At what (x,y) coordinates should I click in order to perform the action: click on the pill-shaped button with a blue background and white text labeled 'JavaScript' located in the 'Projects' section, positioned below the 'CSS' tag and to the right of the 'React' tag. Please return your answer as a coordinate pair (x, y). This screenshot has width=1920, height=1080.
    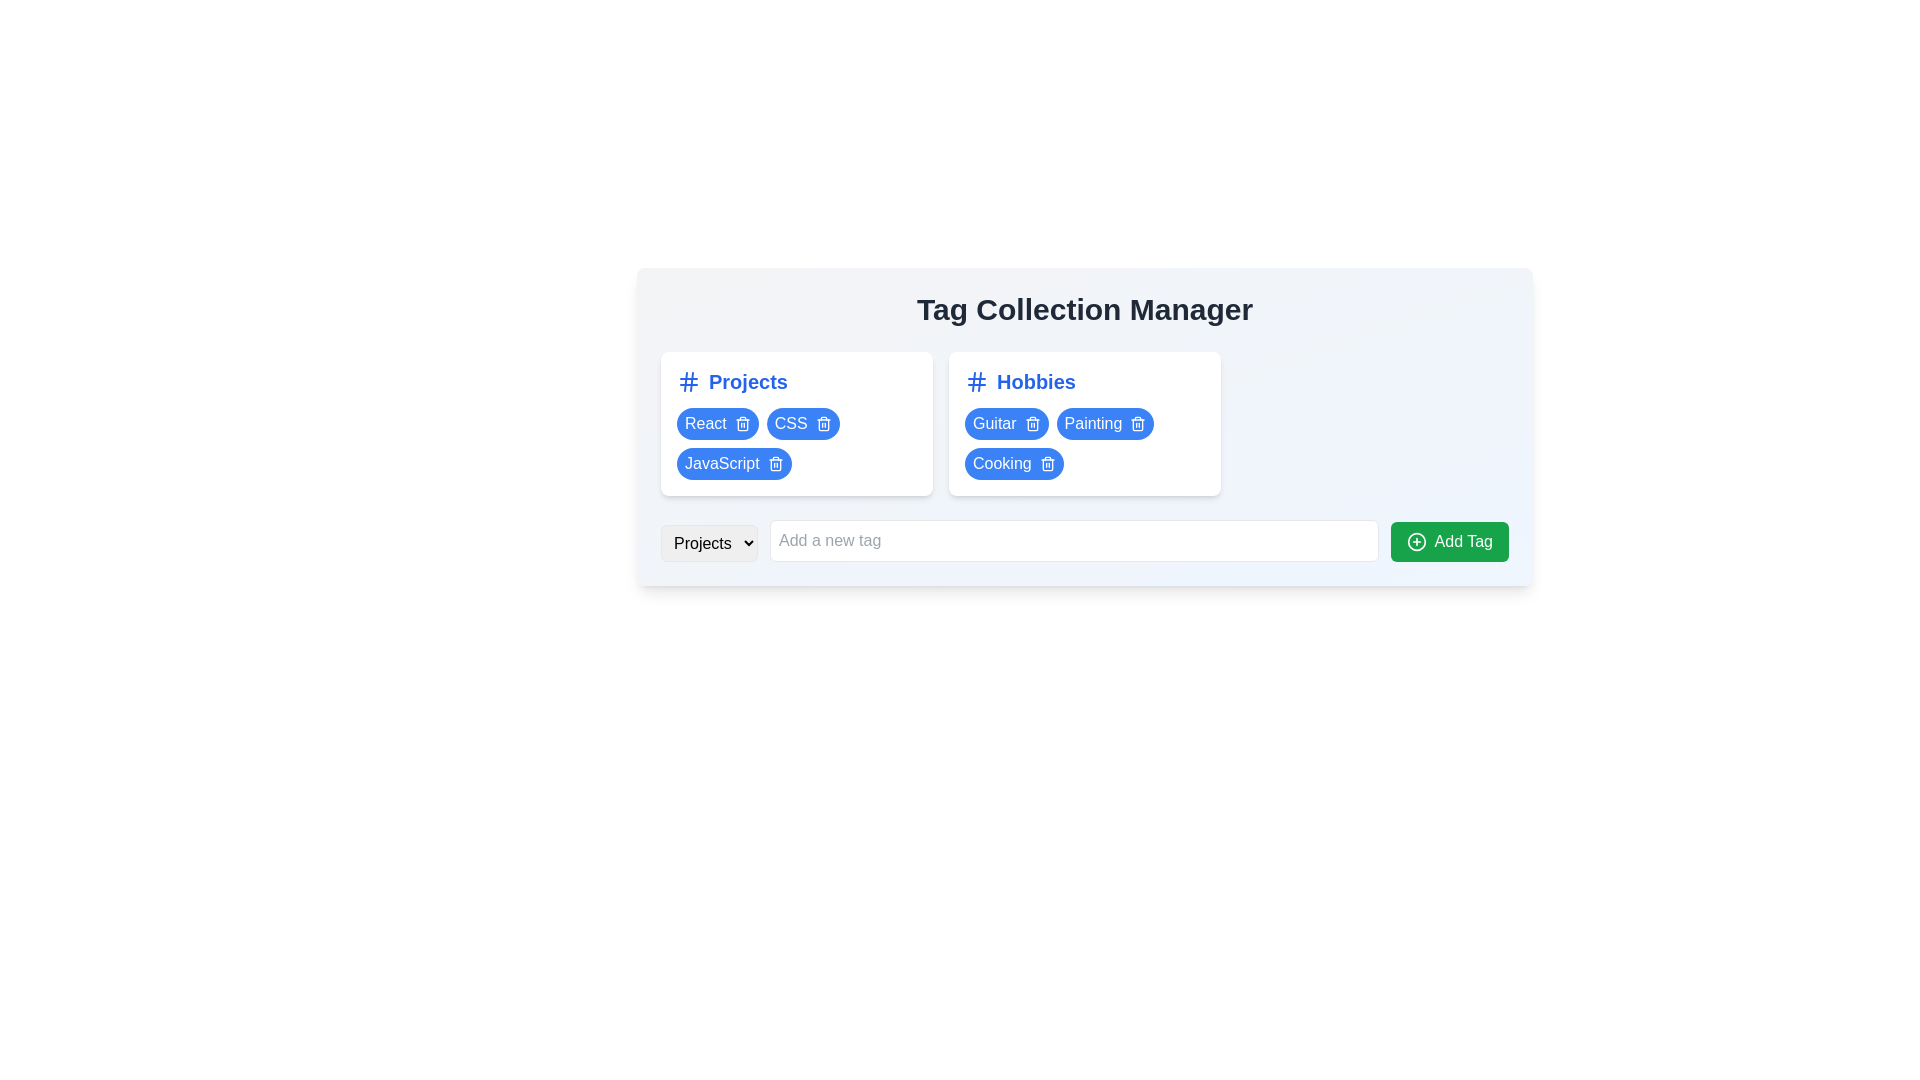
    Looking at the image, I should click on (733, 463).